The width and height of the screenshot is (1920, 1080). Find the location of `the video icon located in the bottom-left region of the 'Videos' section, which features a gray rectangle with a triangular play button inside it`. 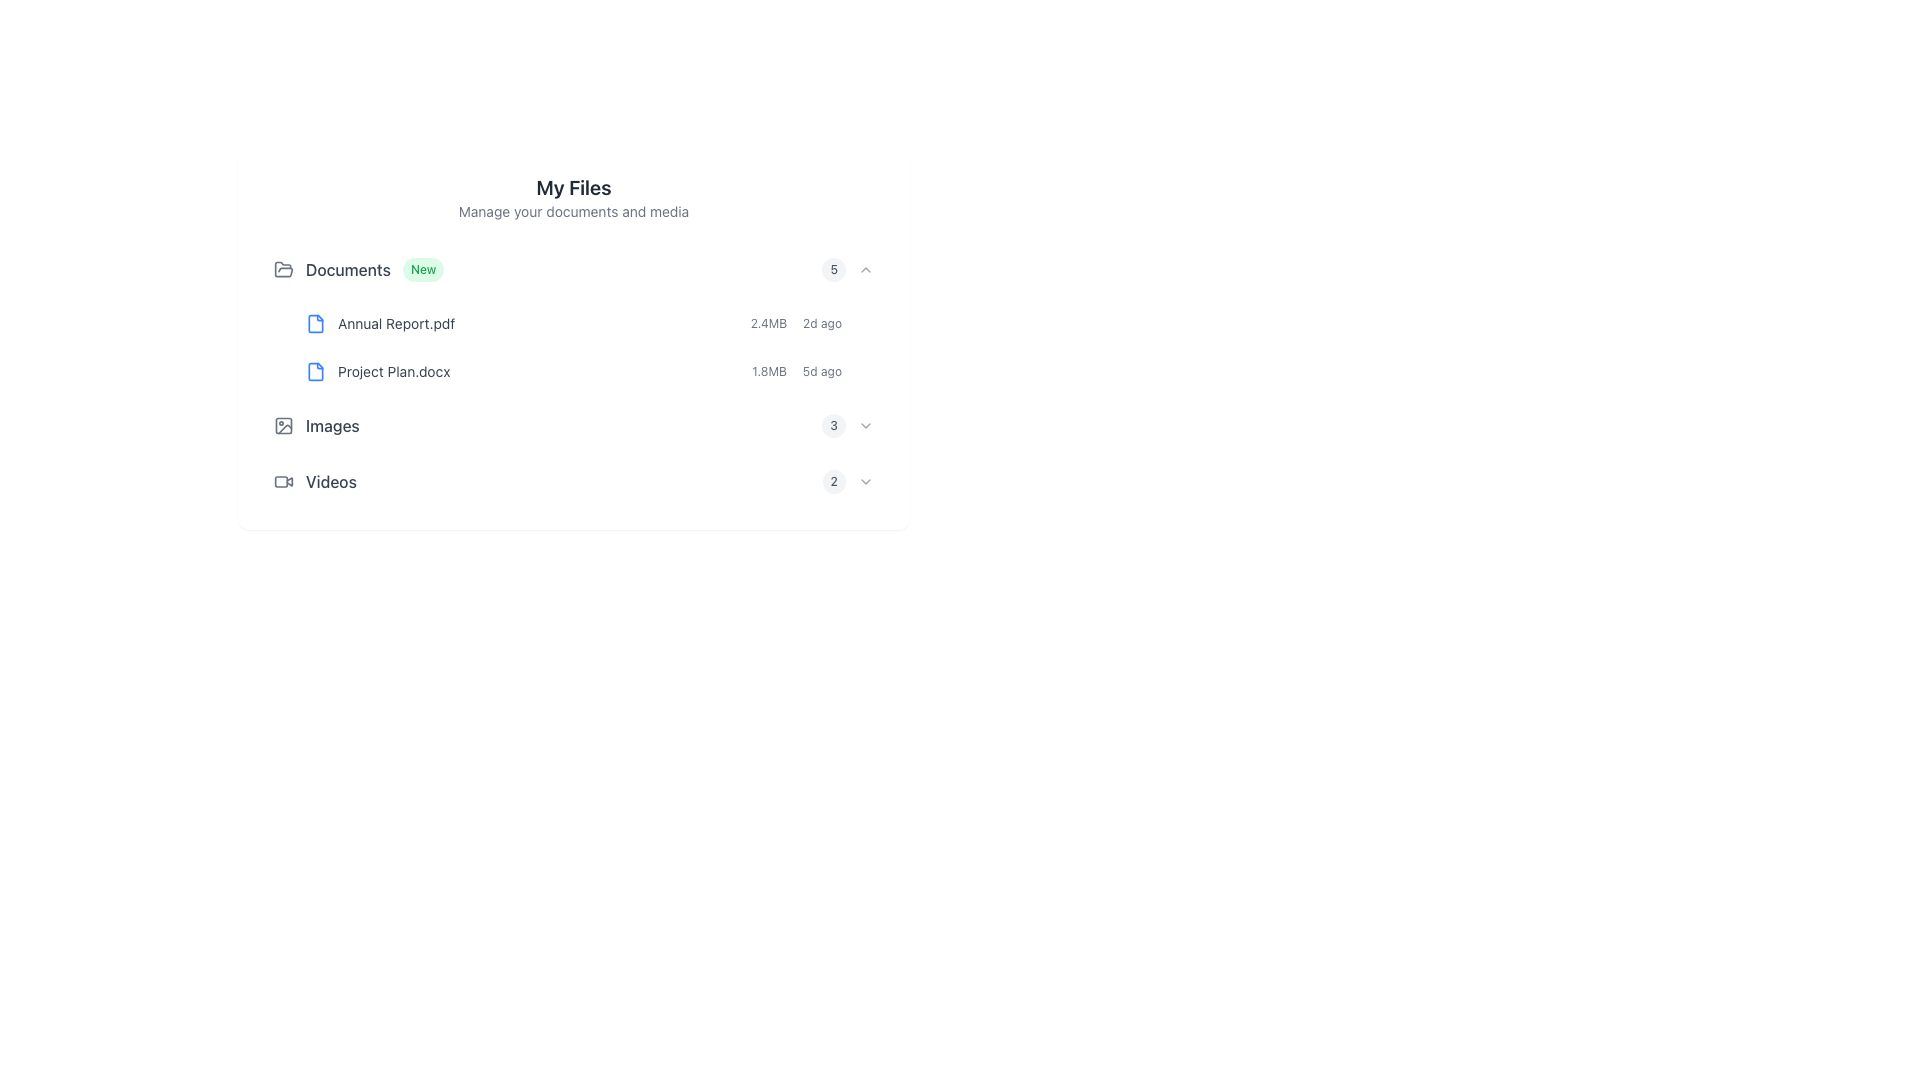

the video icon located in the bottom-left region of the 'Videos' section, which features a gray rectangle with a triangular play button inside it is located at coordinates (282, 482).